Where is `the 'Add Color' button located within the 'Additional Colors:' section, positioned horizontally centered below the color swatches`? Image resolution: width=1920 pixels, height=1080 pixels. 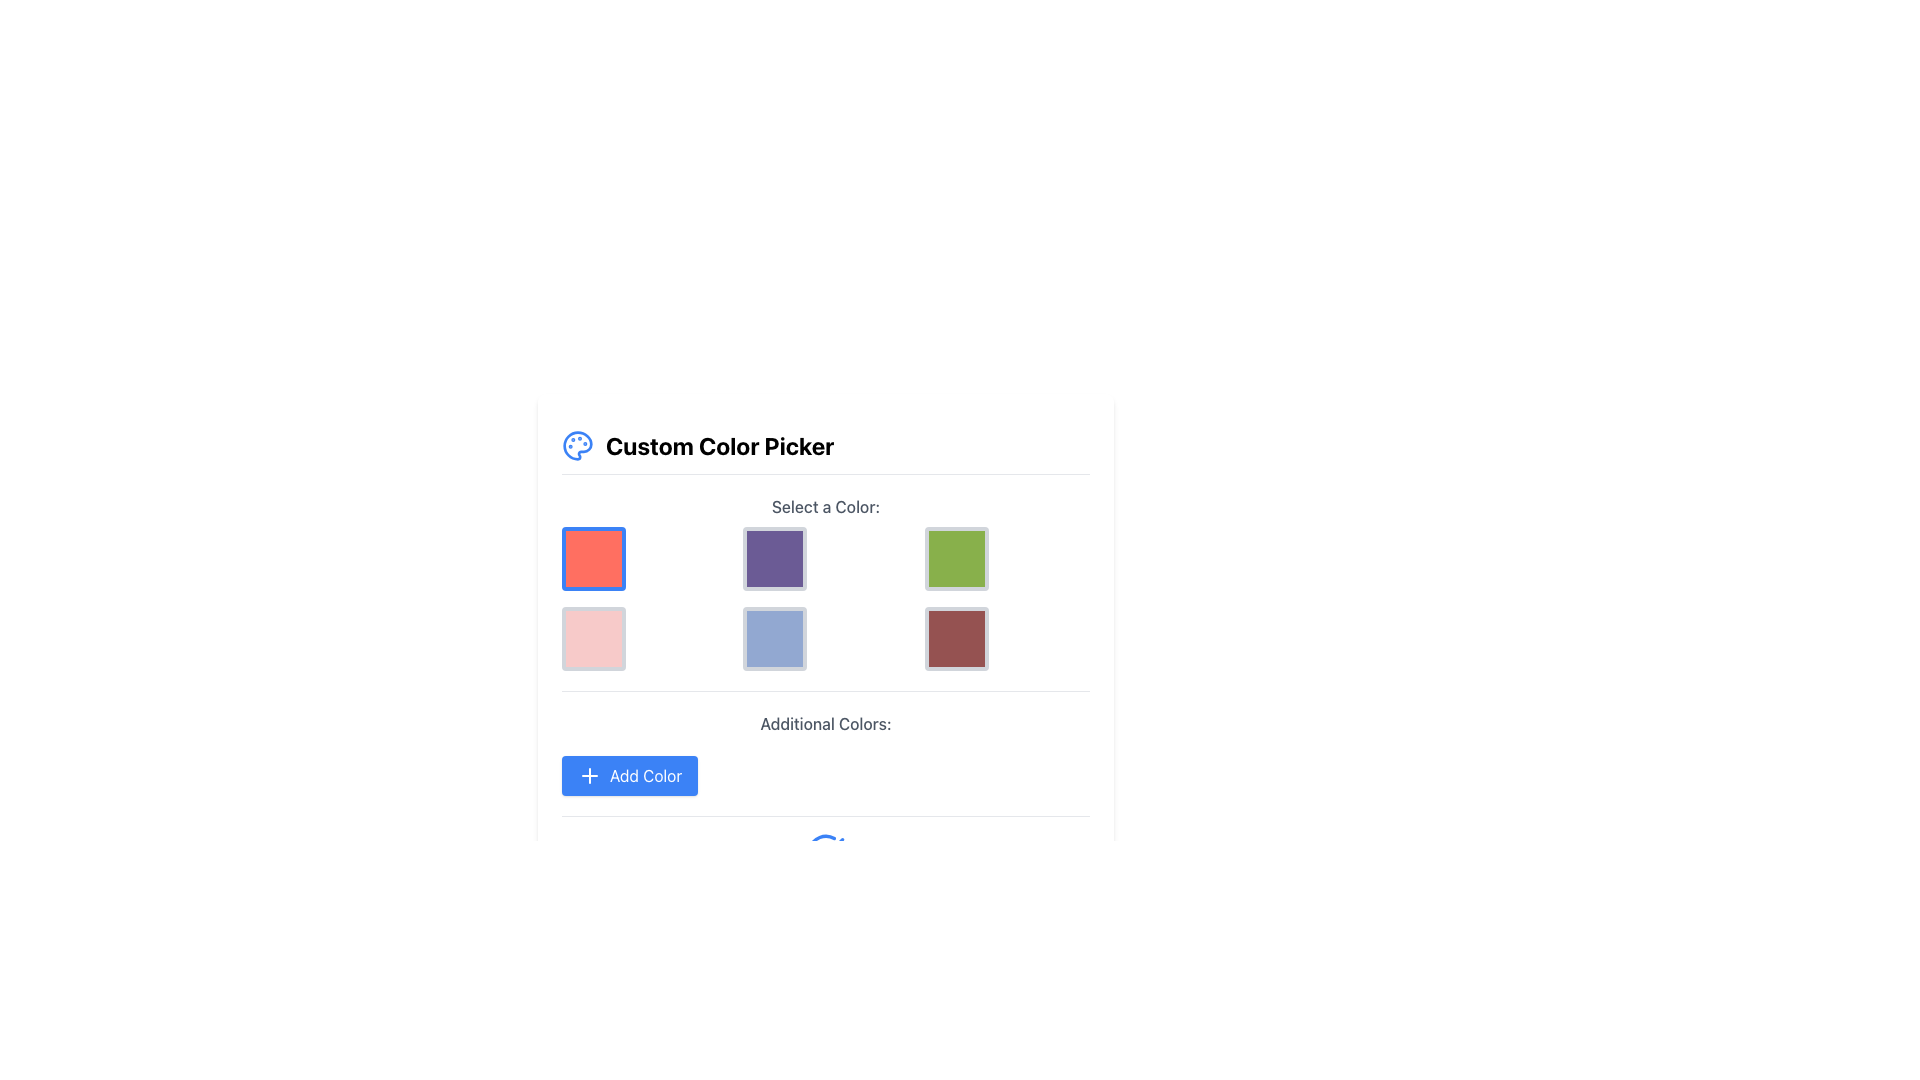
the 'Add Color' button located within the 'Additional Colors:' section, positioned horizontally centered below the color swatches is located at coordinates (629, 774).